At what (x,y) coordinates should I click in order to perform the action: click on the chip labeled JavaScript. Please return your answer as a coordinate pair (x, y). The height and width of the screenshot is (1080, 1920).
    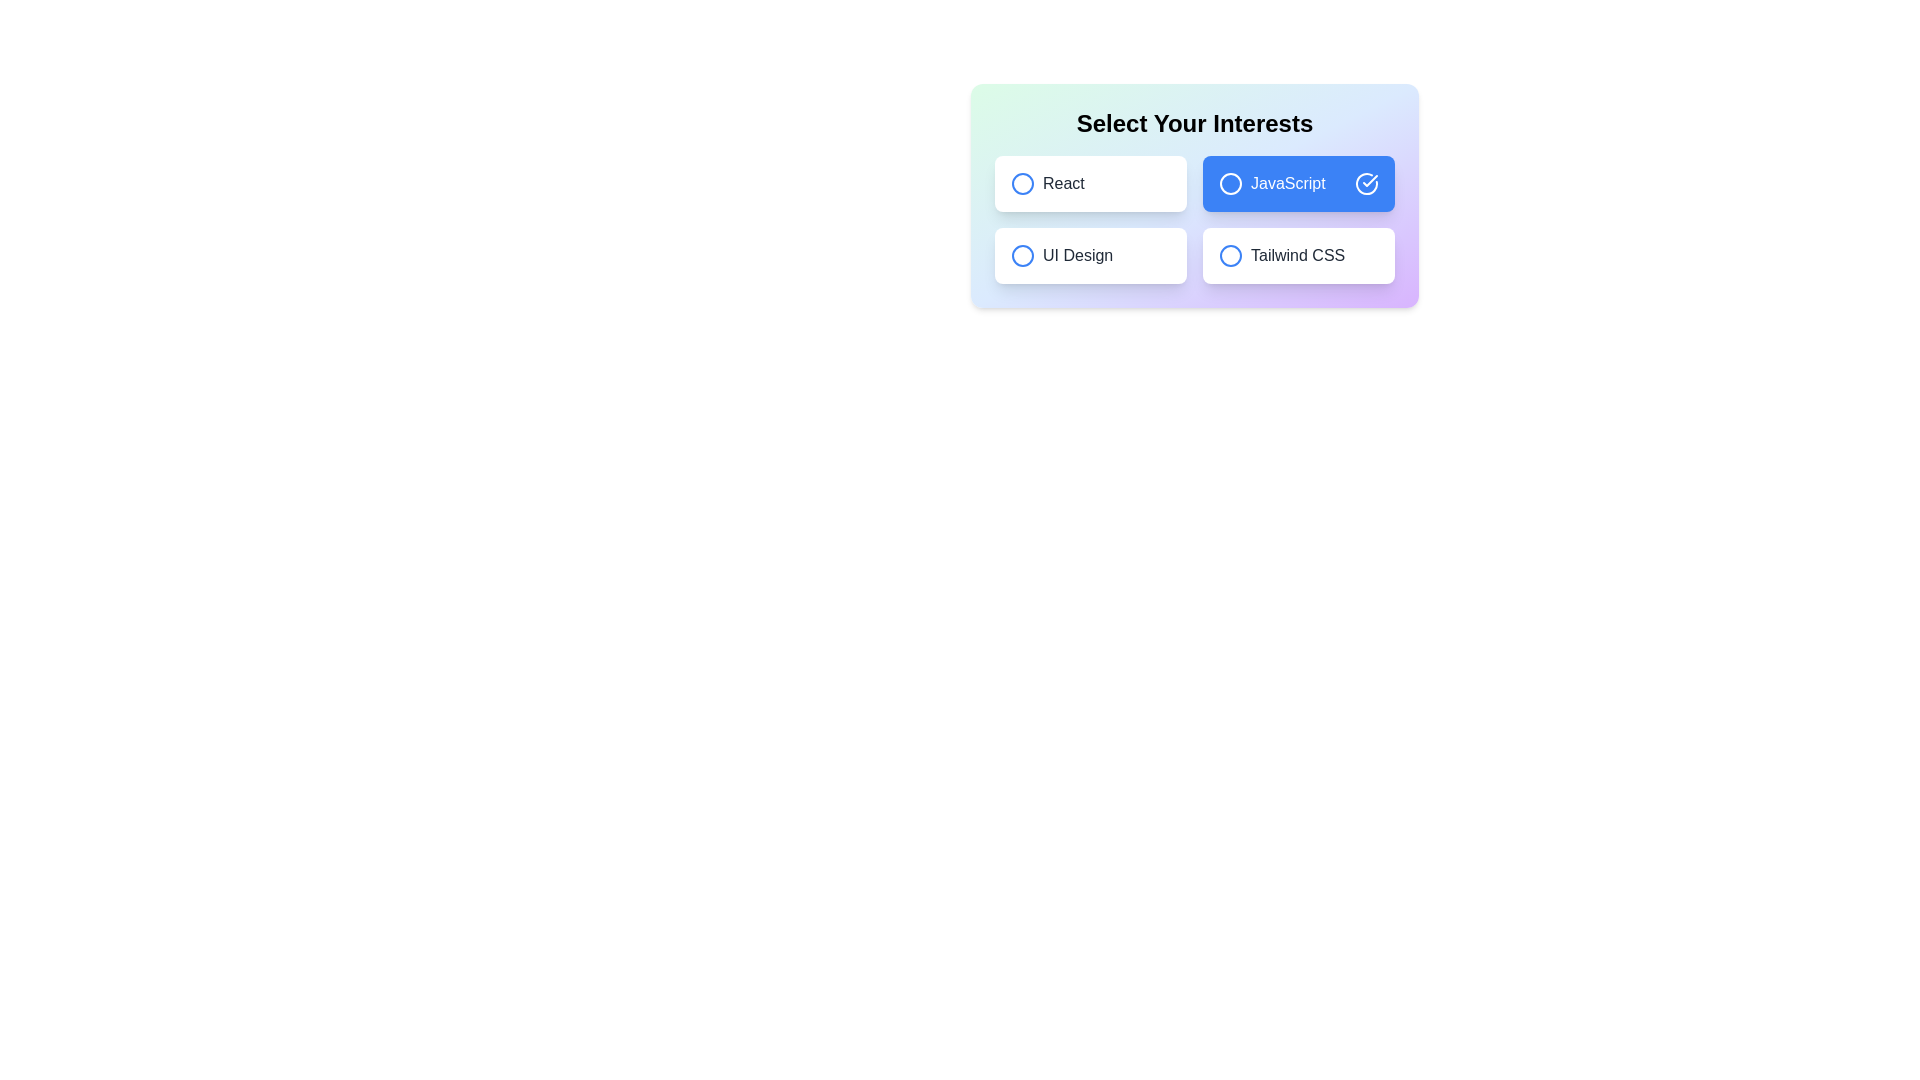
    Looking at the image, I should click on (1299, 184).